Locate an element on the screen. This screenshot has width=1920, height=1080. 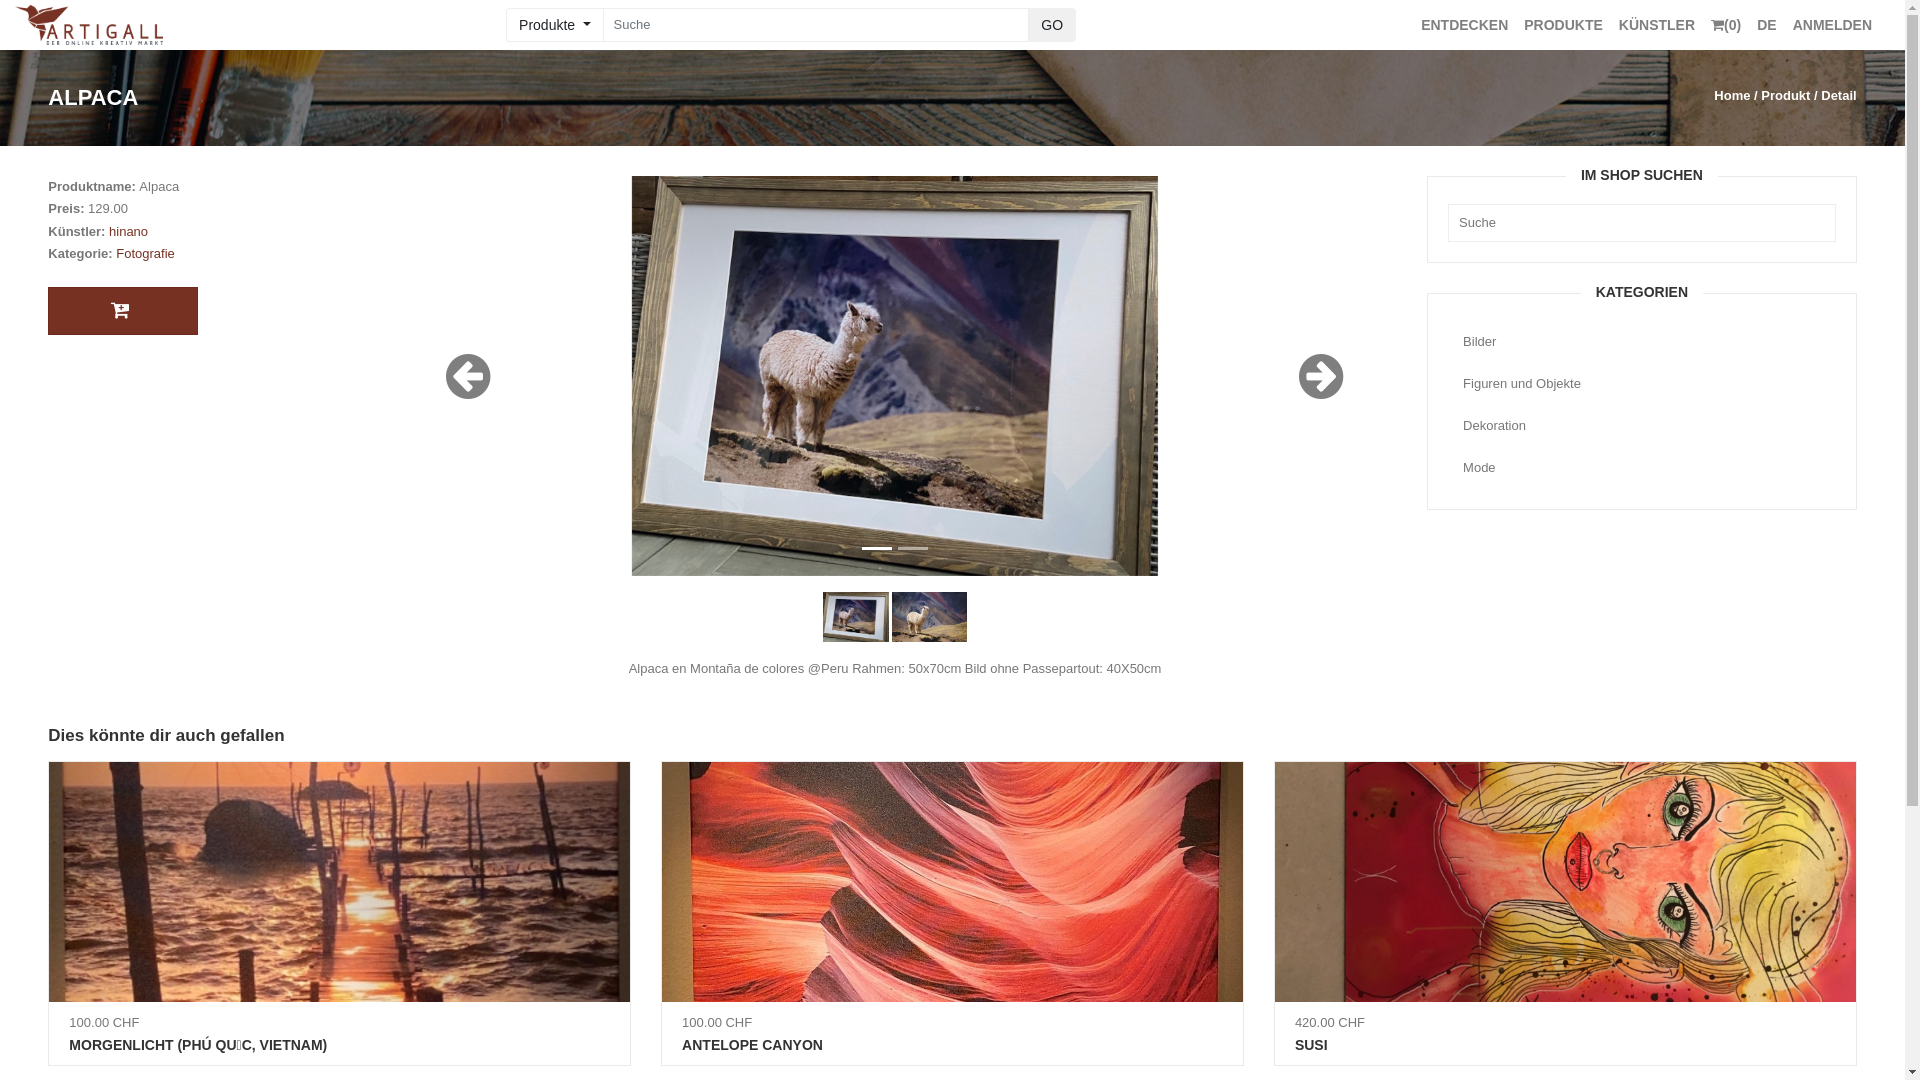
'PRODUKTE' is located at coordinates (1562, 24).